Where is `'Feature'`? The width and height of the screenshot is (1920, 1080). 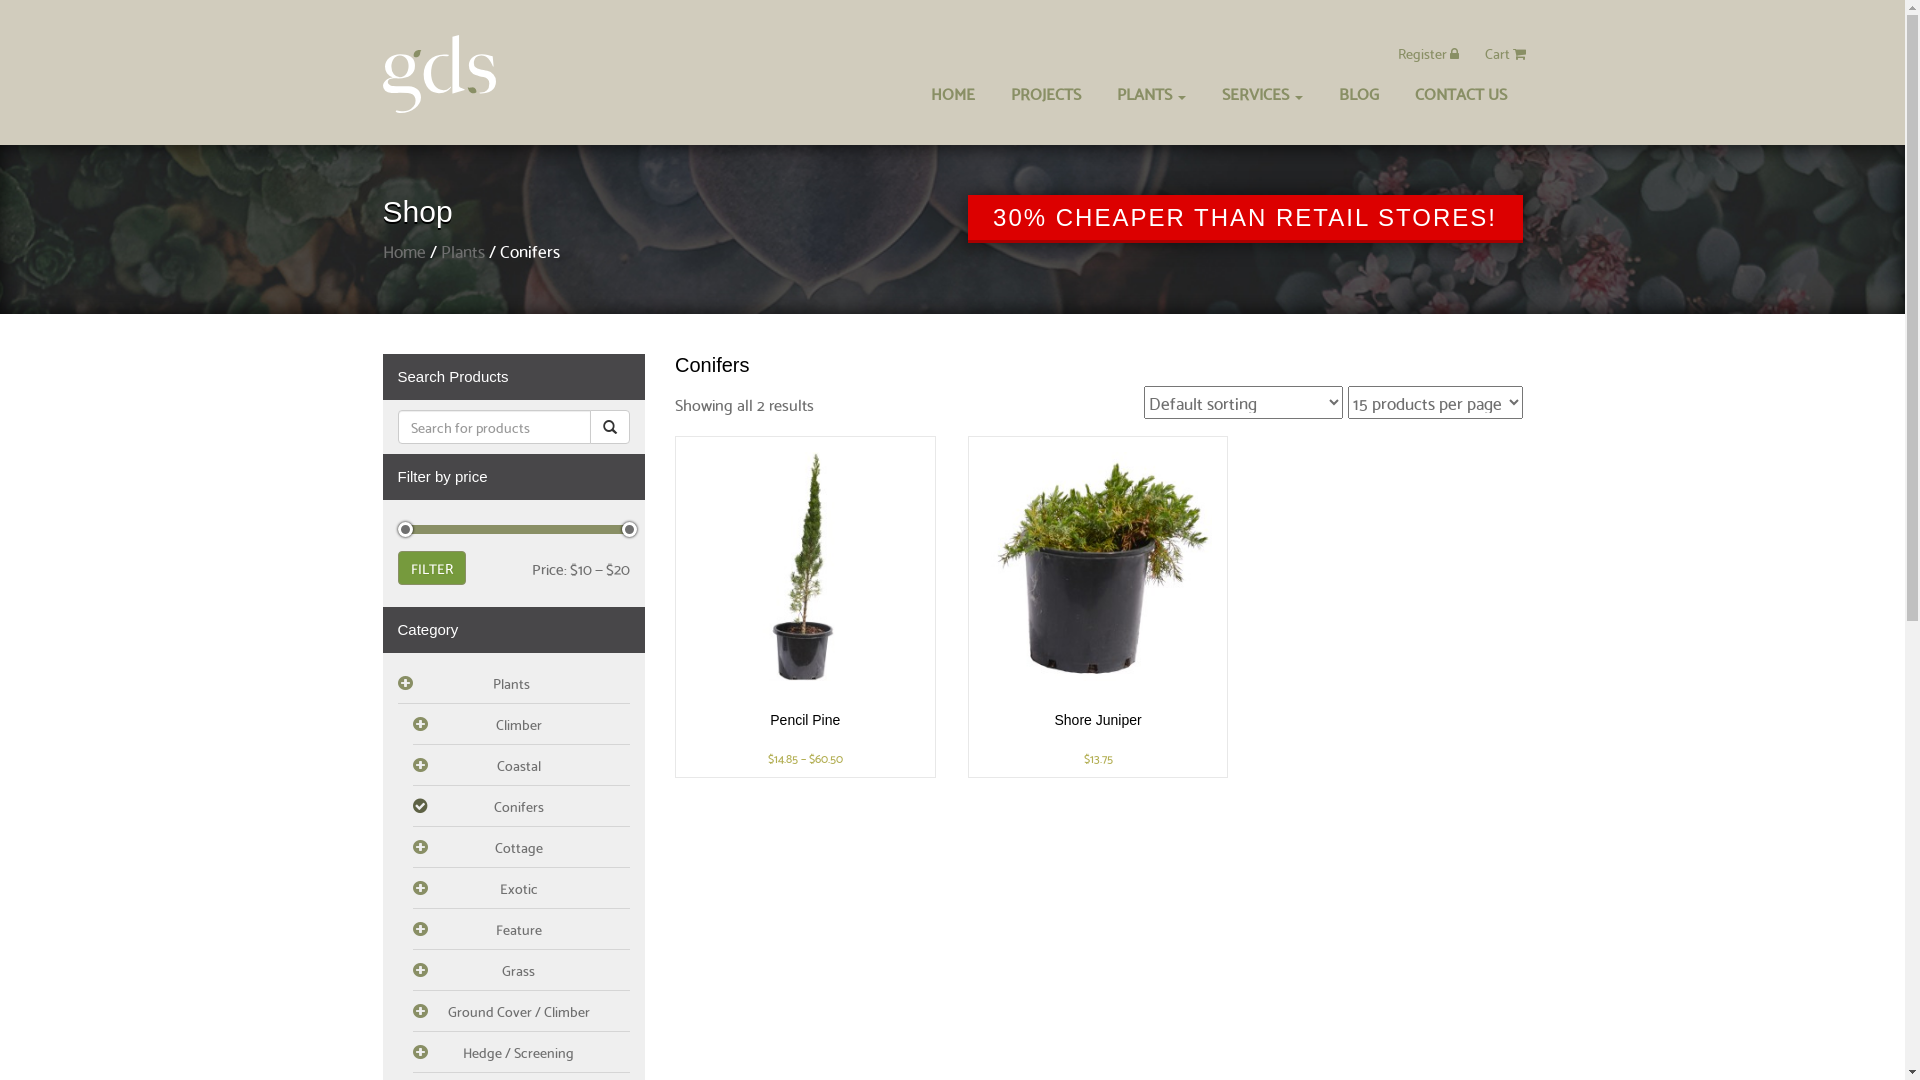
'Feature' is located at coordinates (411, 929).